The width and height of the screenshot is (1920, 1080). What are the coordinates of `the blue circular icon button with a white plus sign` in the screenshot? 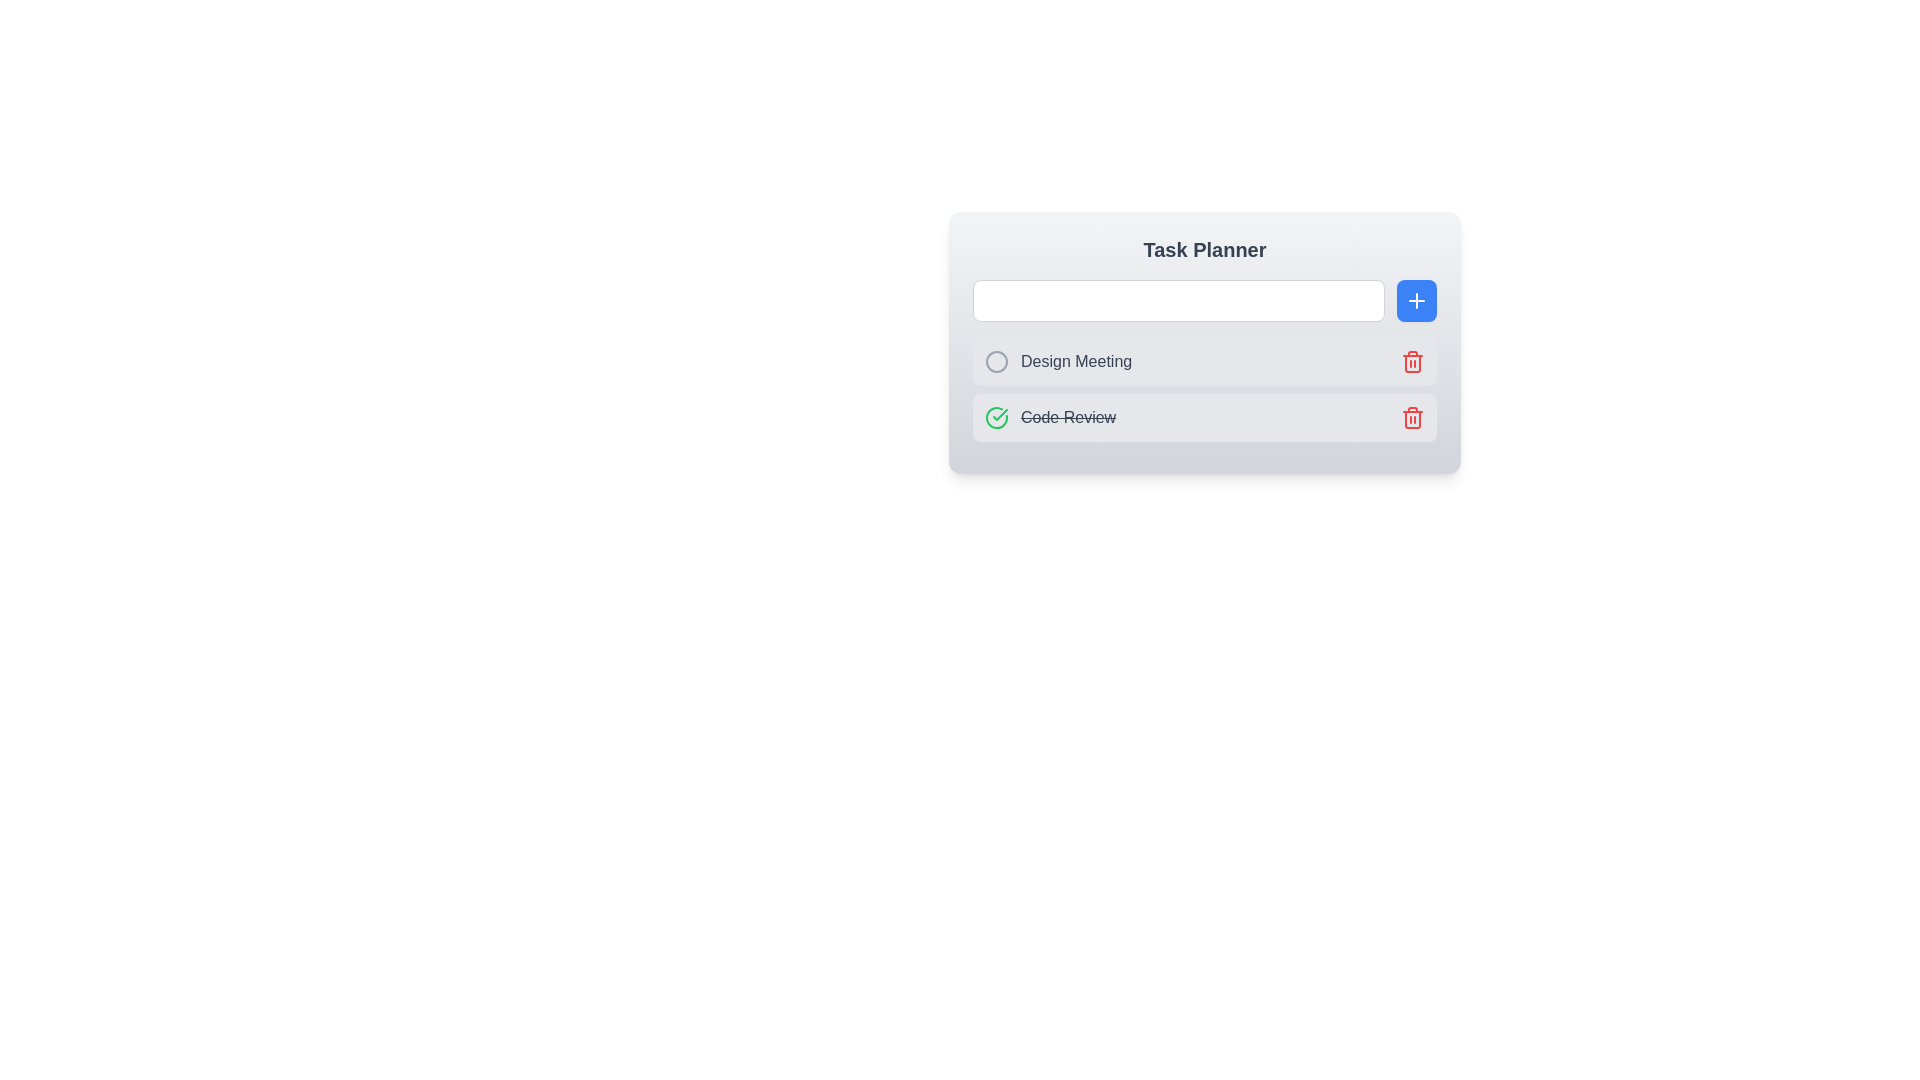 It's located at (1415, 300).